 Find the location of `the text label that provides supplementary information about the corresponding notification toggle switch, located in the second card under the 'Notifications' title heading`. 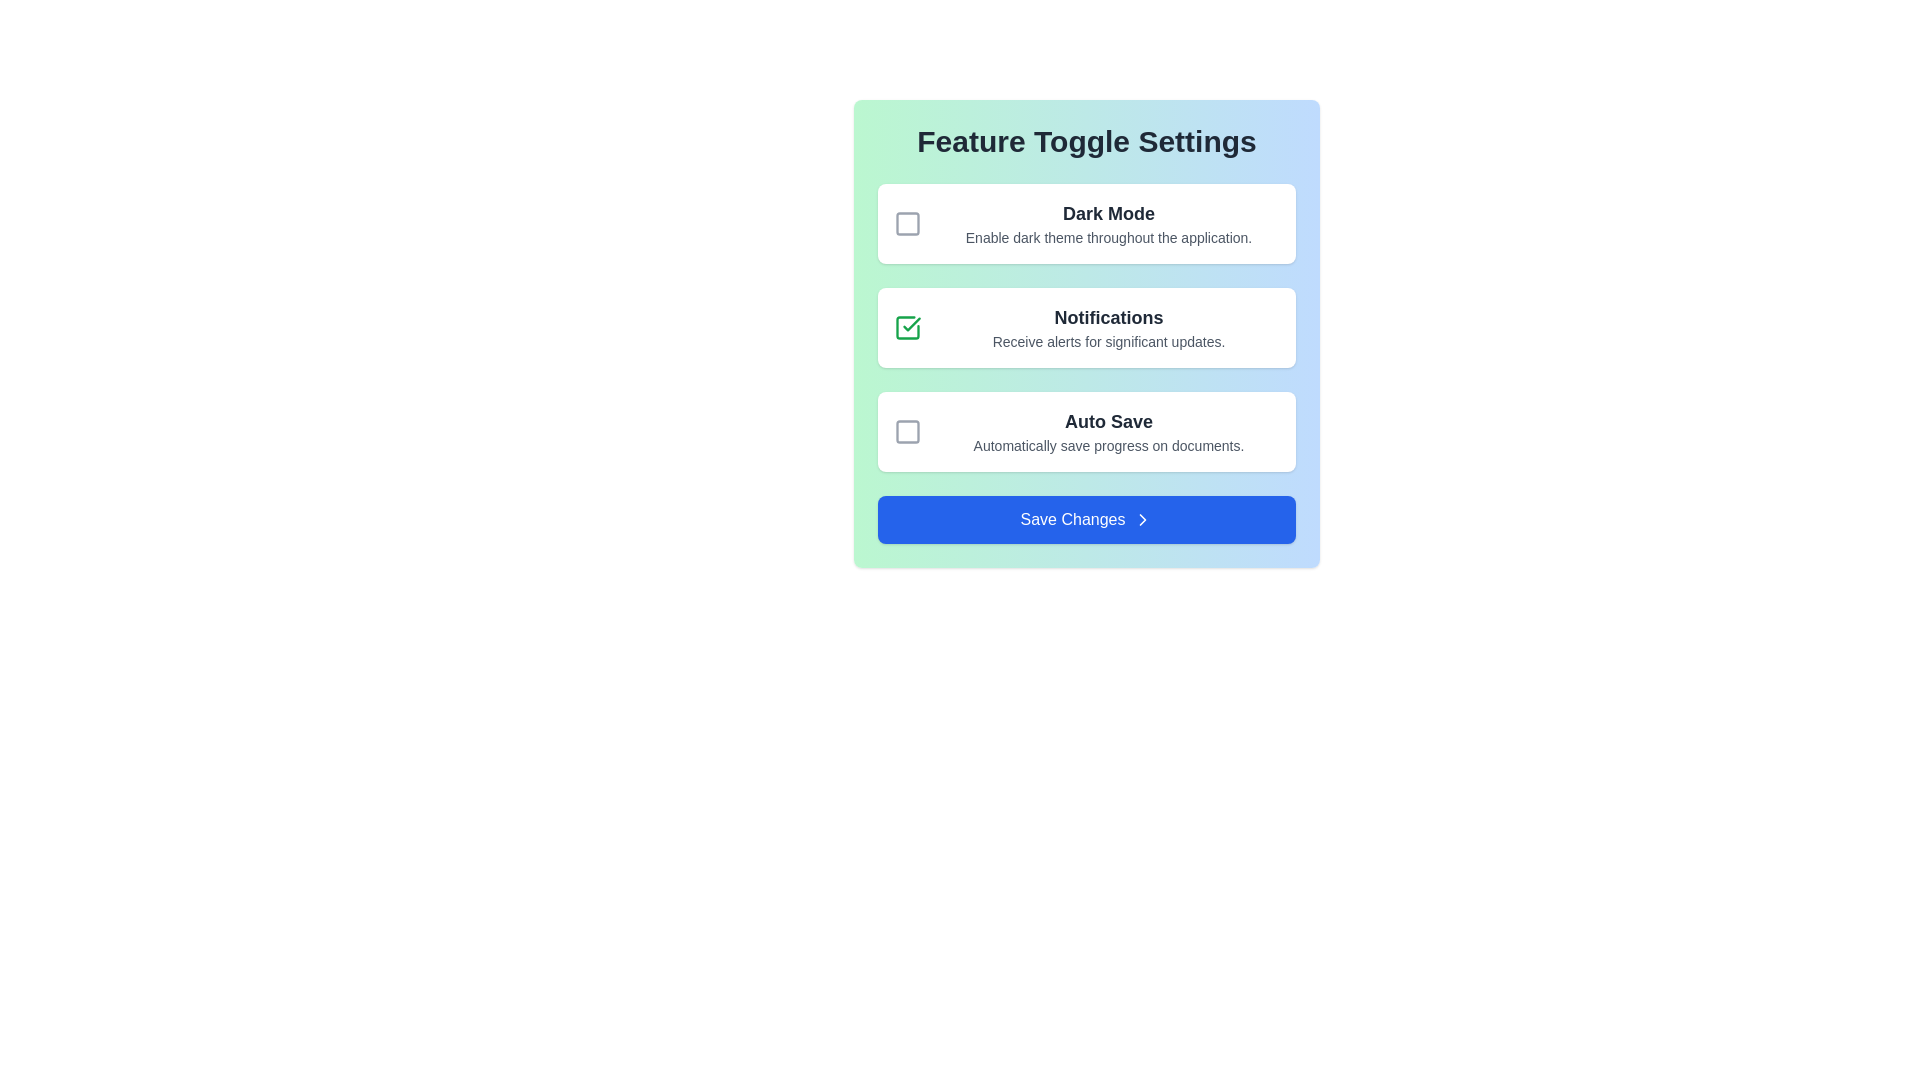

the text label that provides supplementary information about the corresponding notification toggle switch, located in the second card under the 'Notifications' title heading is located at coordinates (1107, 341).